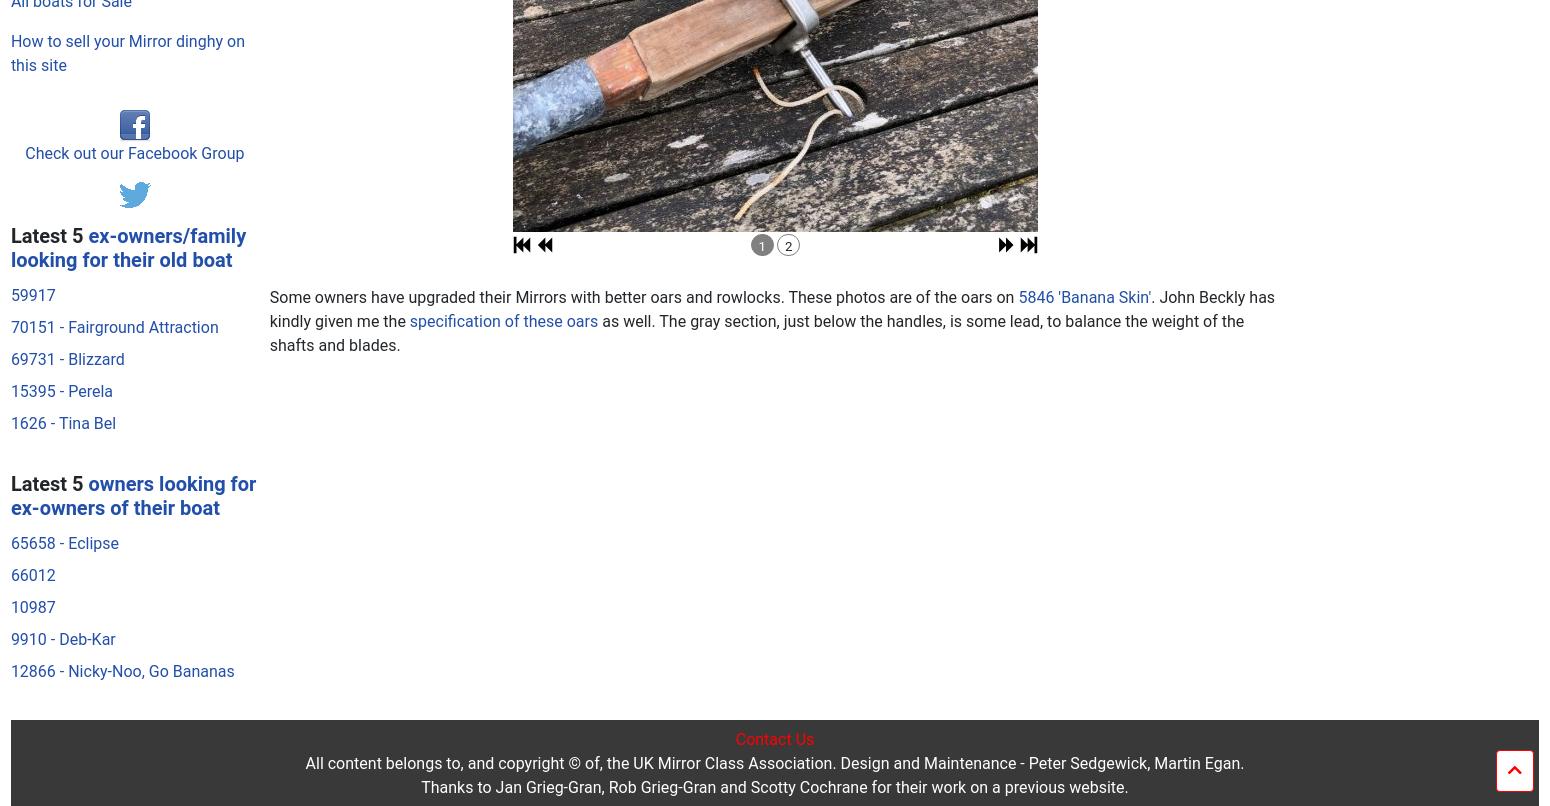 The image size is (1550, 806). What do you see at coordinates (31, 218) in the screenshot?
I see `'10987'` at bounding box center [31, 218].